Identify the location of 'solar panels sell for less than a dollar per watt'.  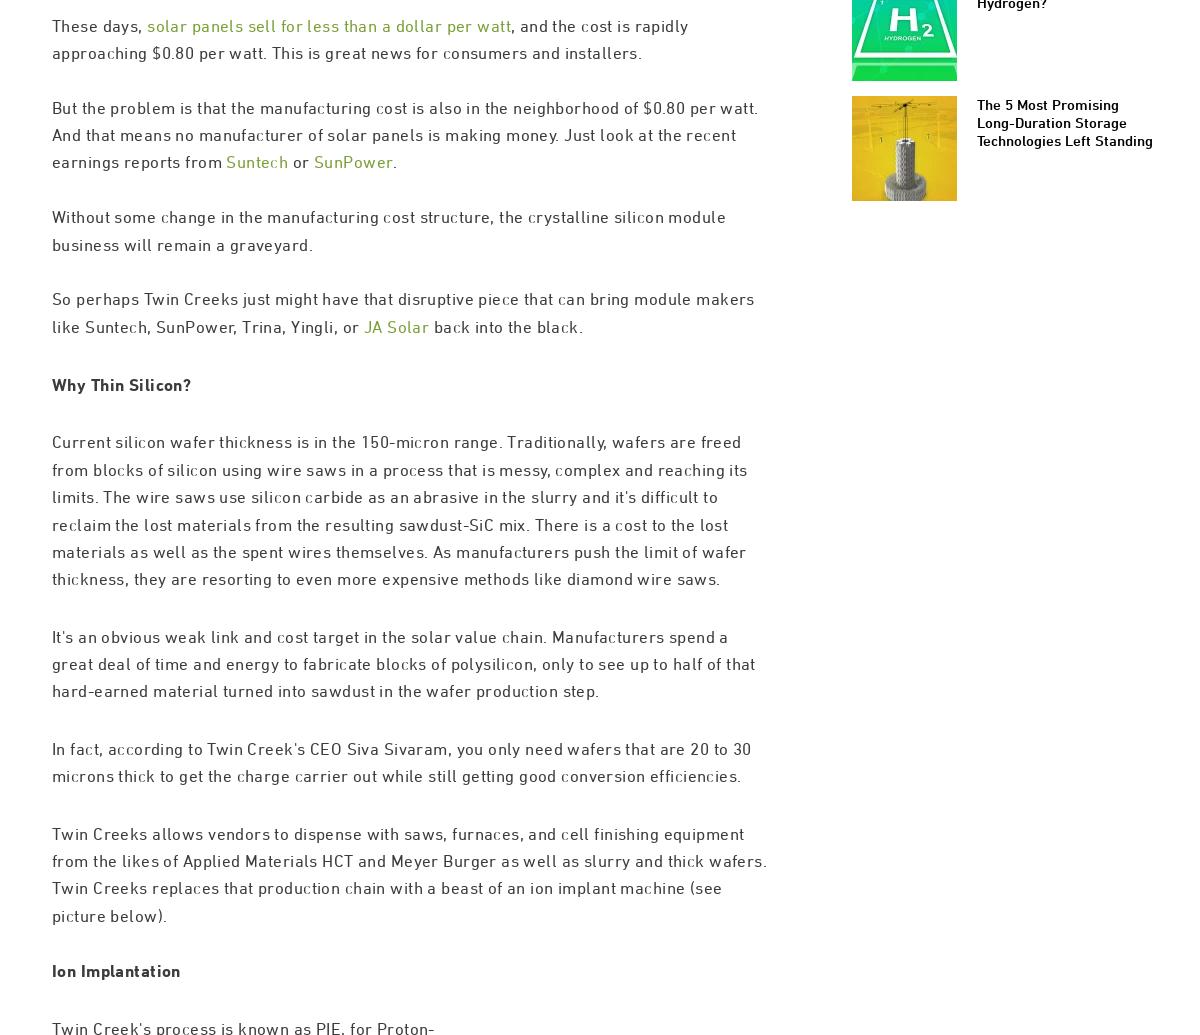
(328, 110).